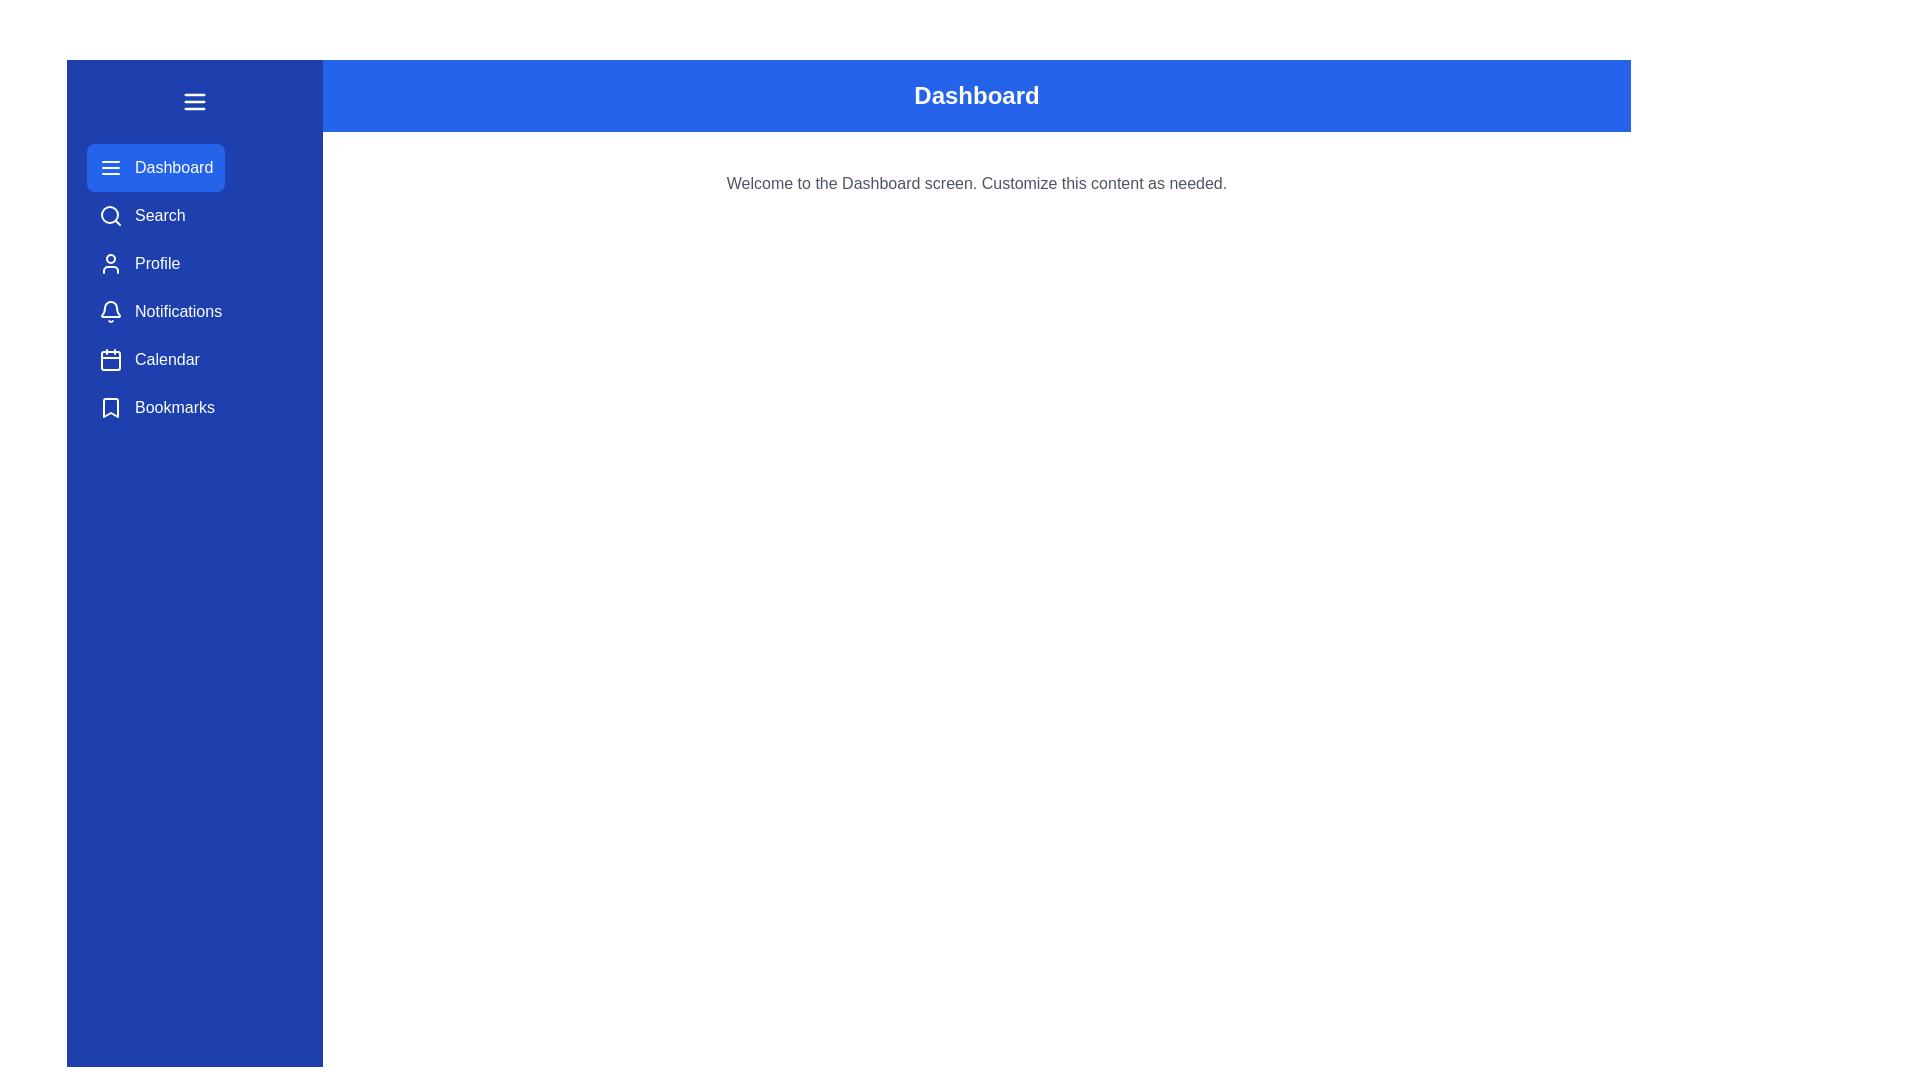 The height and width of the screenshot is (1080, 1920). What do you see at coordinates (174, 167) in the screenshot?
I see `the 'Dashboard' text label, which is styled in white text on a blue background within the left menu panel` at bounding box center [174, 167].